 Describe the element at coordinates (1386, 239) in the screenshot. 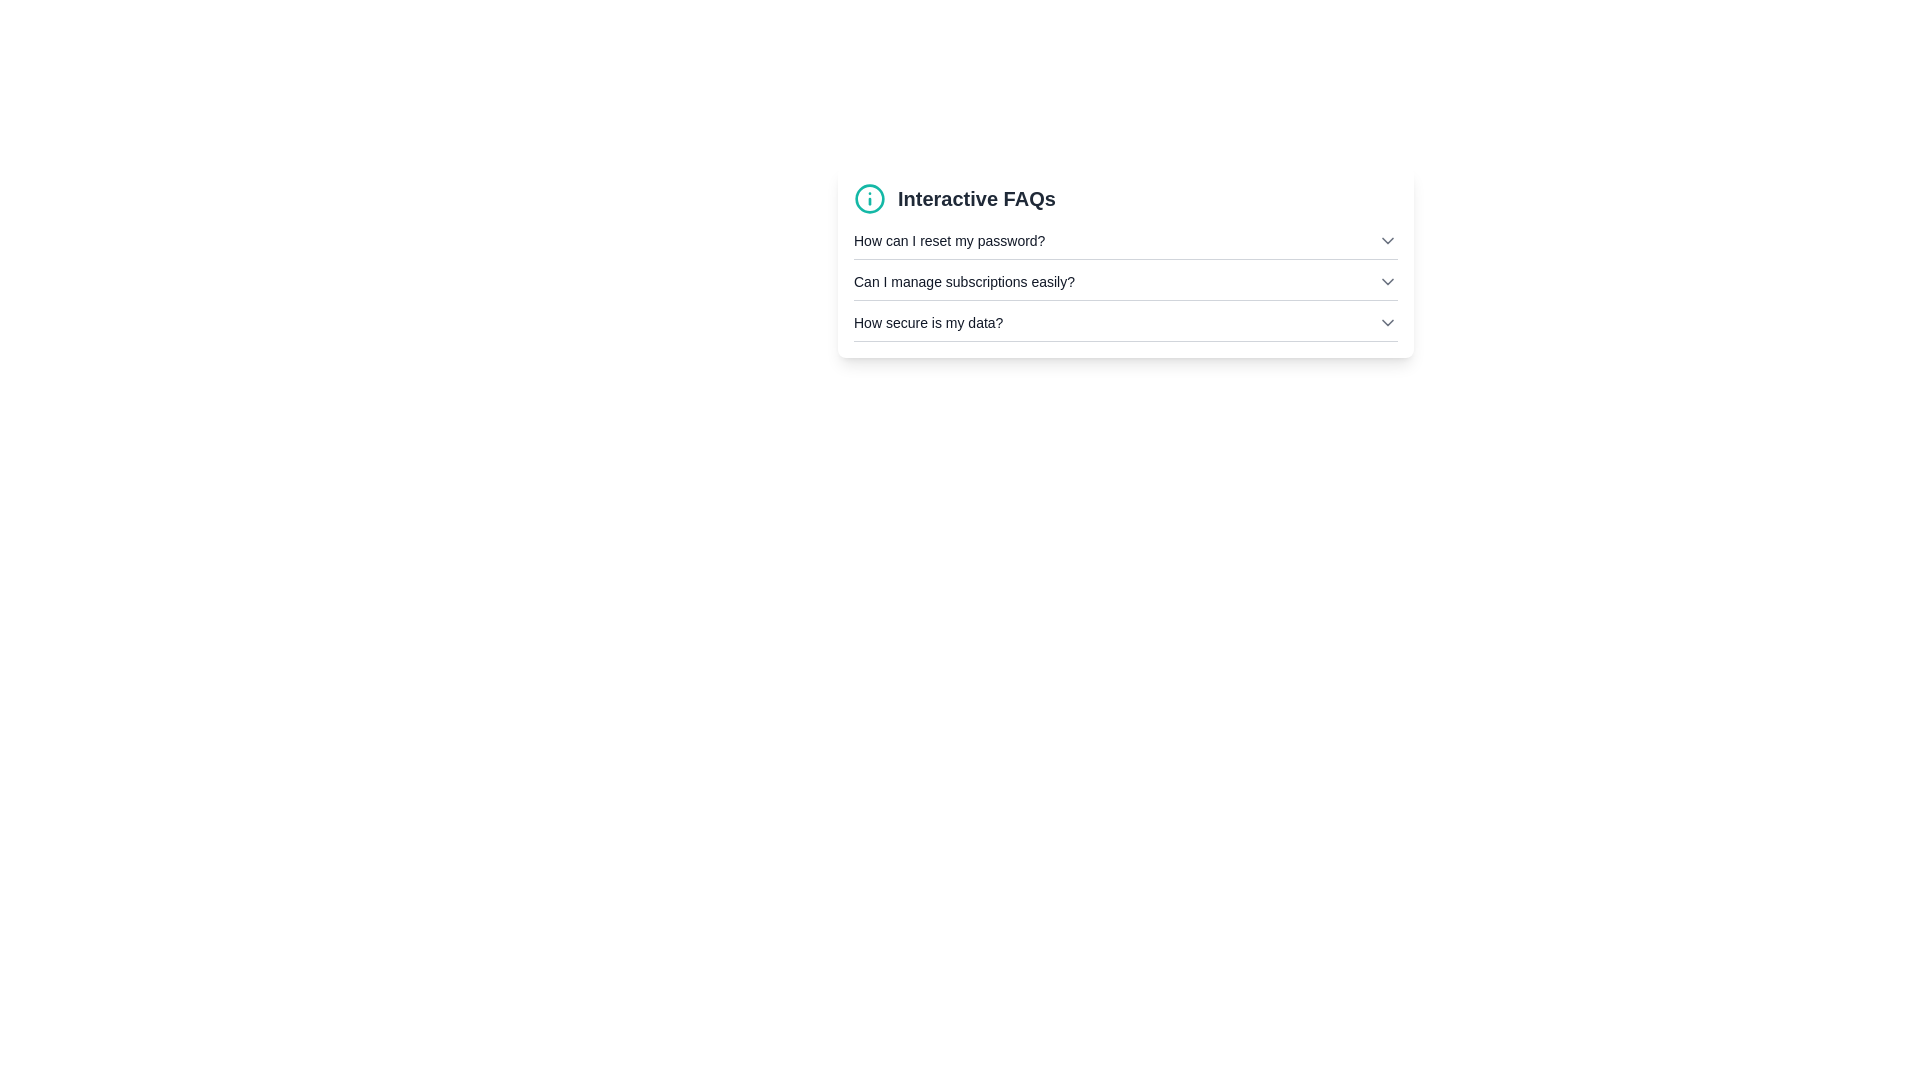

I see `the downward-pointing chevron icon located to the right of the question 'How can I reset my password?' in the FAQ section` at that location.